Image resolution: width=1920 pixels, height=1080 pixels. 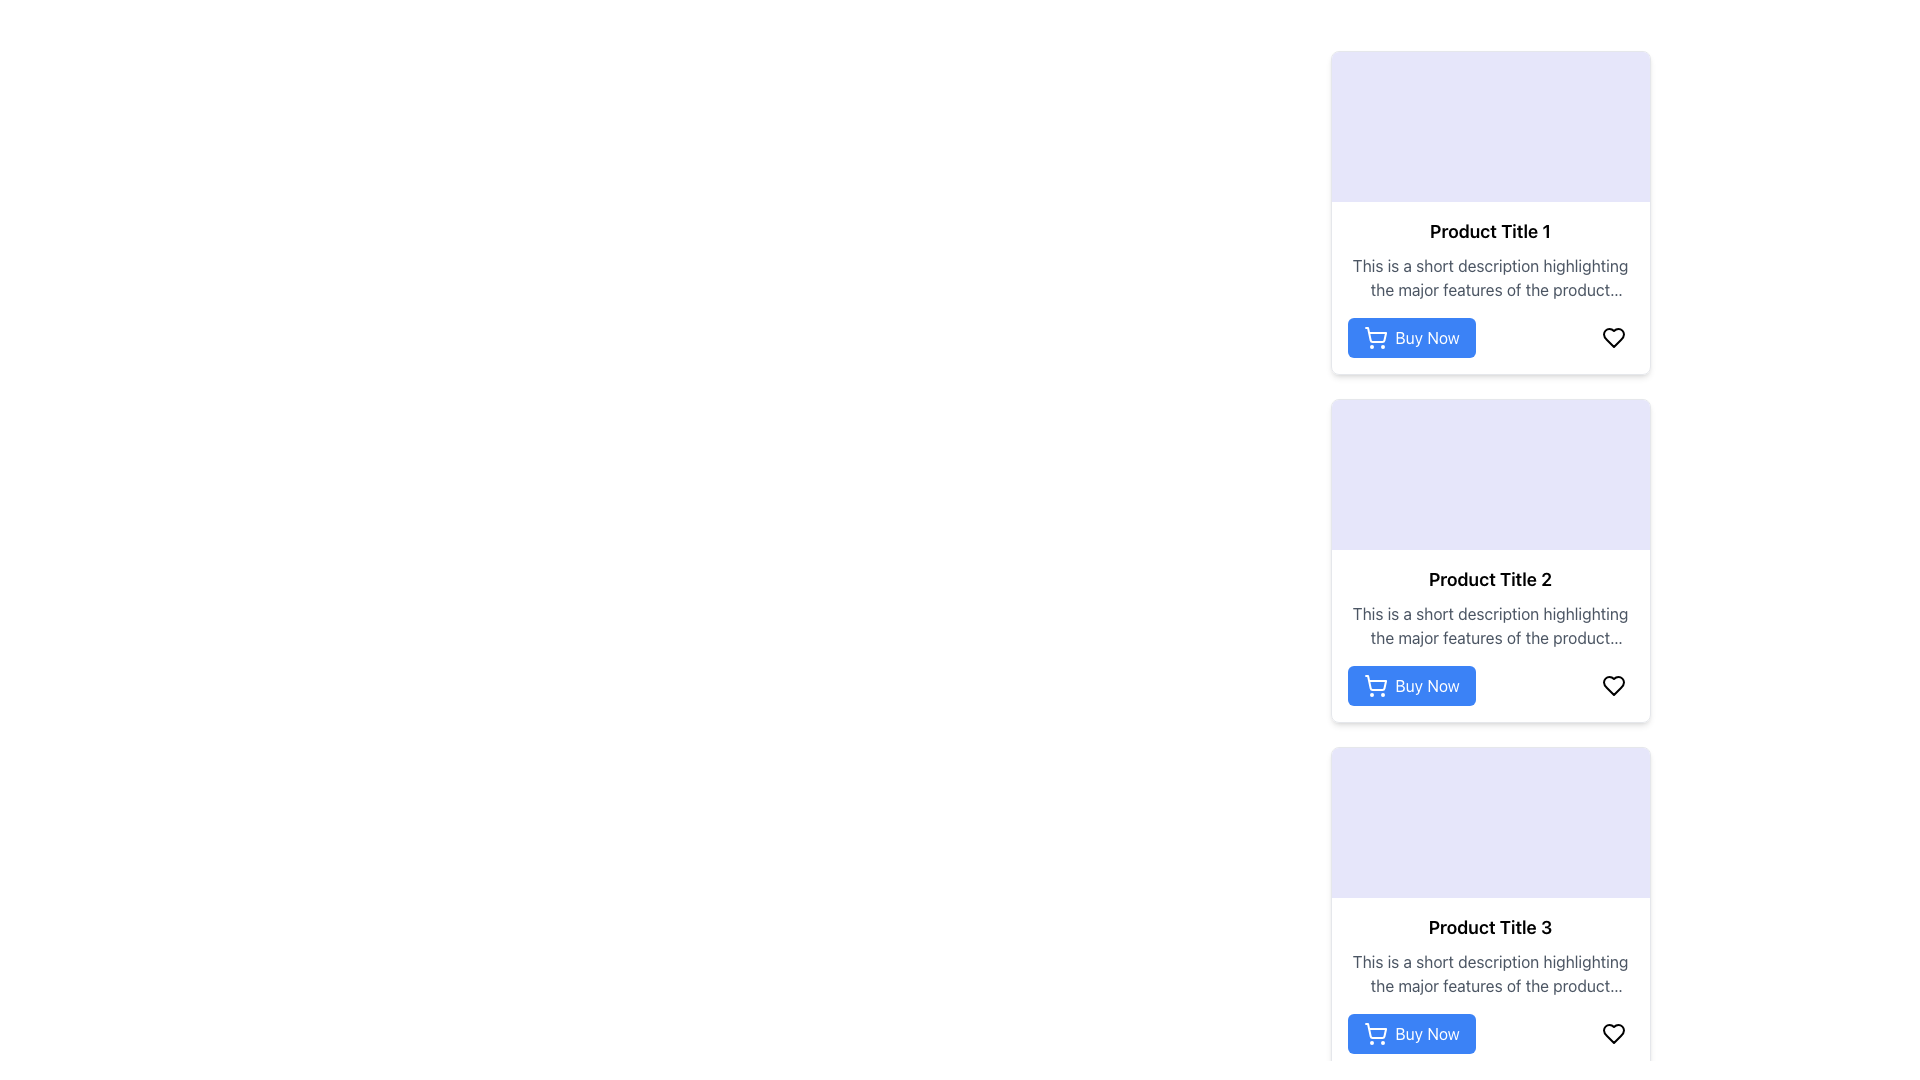 I want to click on the heart icon in the top-right corner of the bottom section of the product card titled 'Product Title 1', so click(x=1613, y=337).